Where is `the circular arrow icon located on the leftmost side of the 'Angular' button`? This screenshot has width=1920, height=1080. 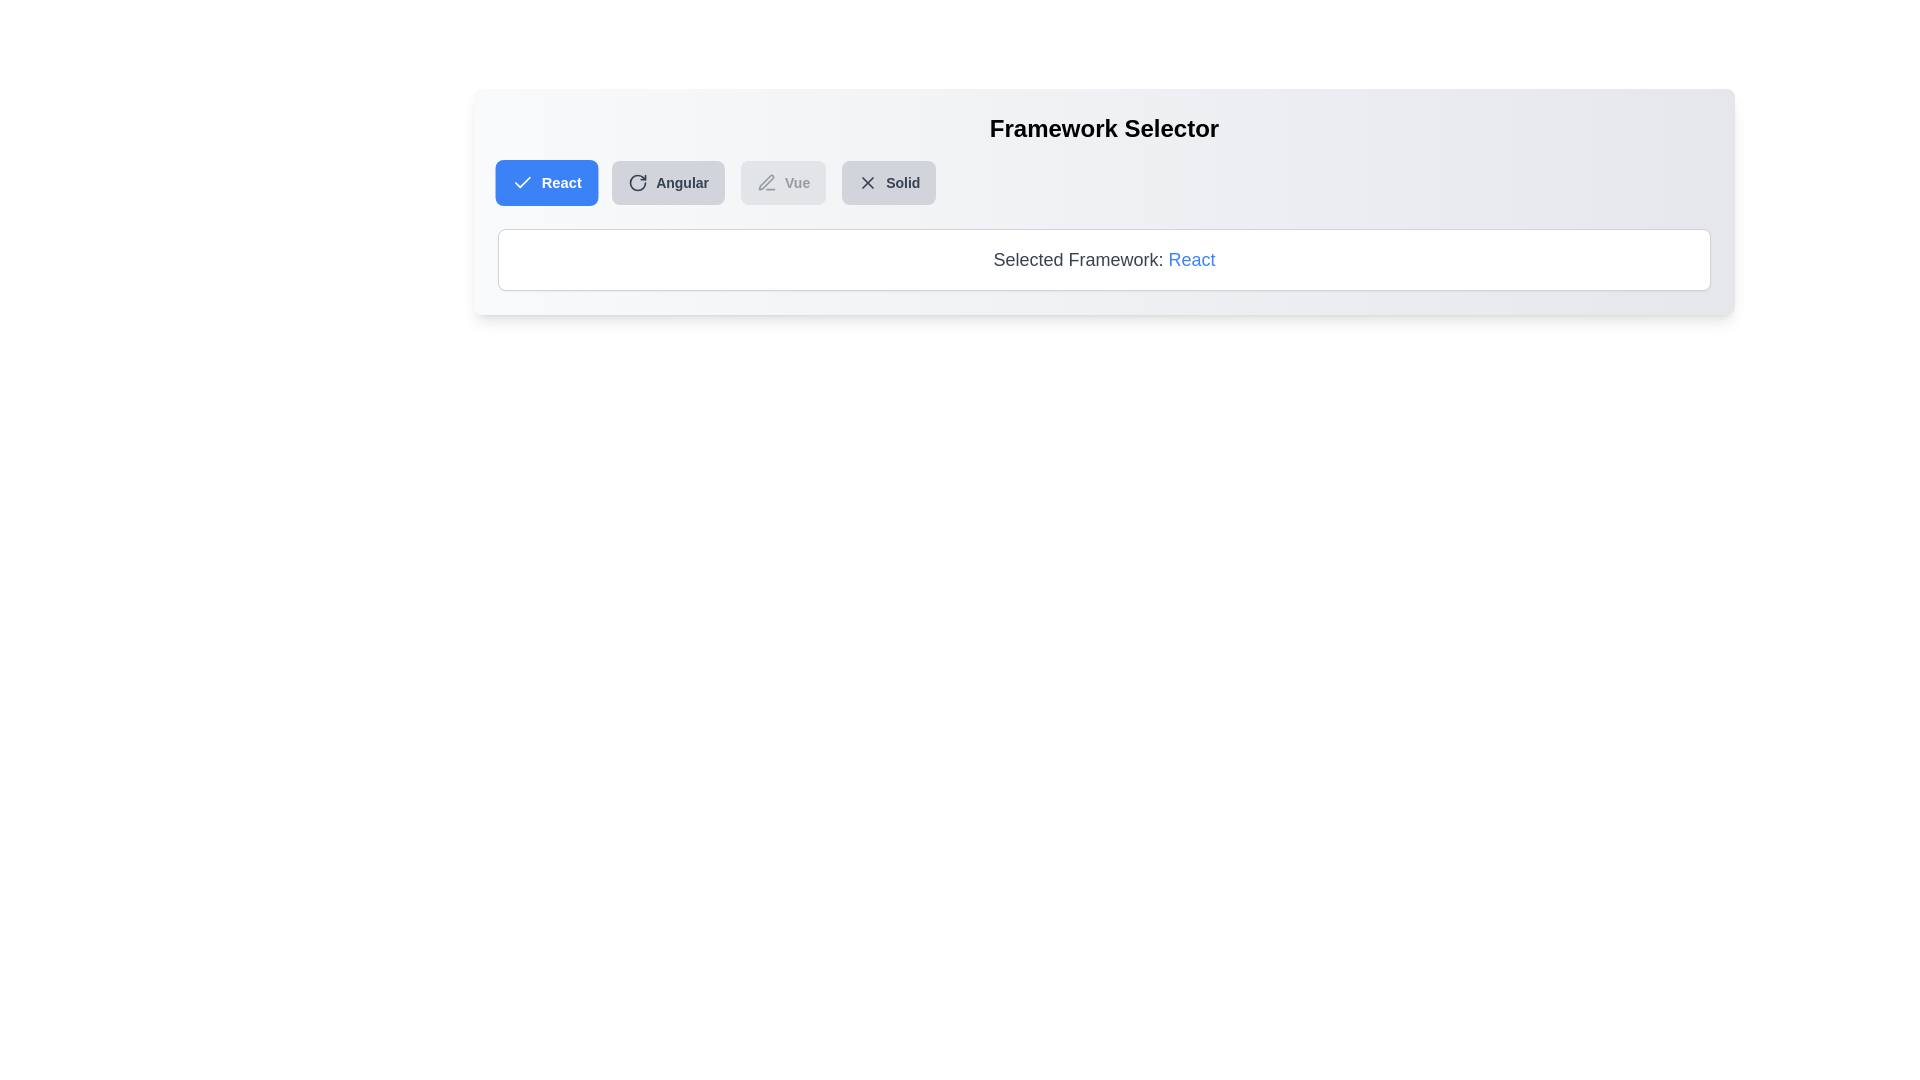
the circular arrow icon located on the leftmost side of the 'Angular' button is located at coordinates (637, 182).